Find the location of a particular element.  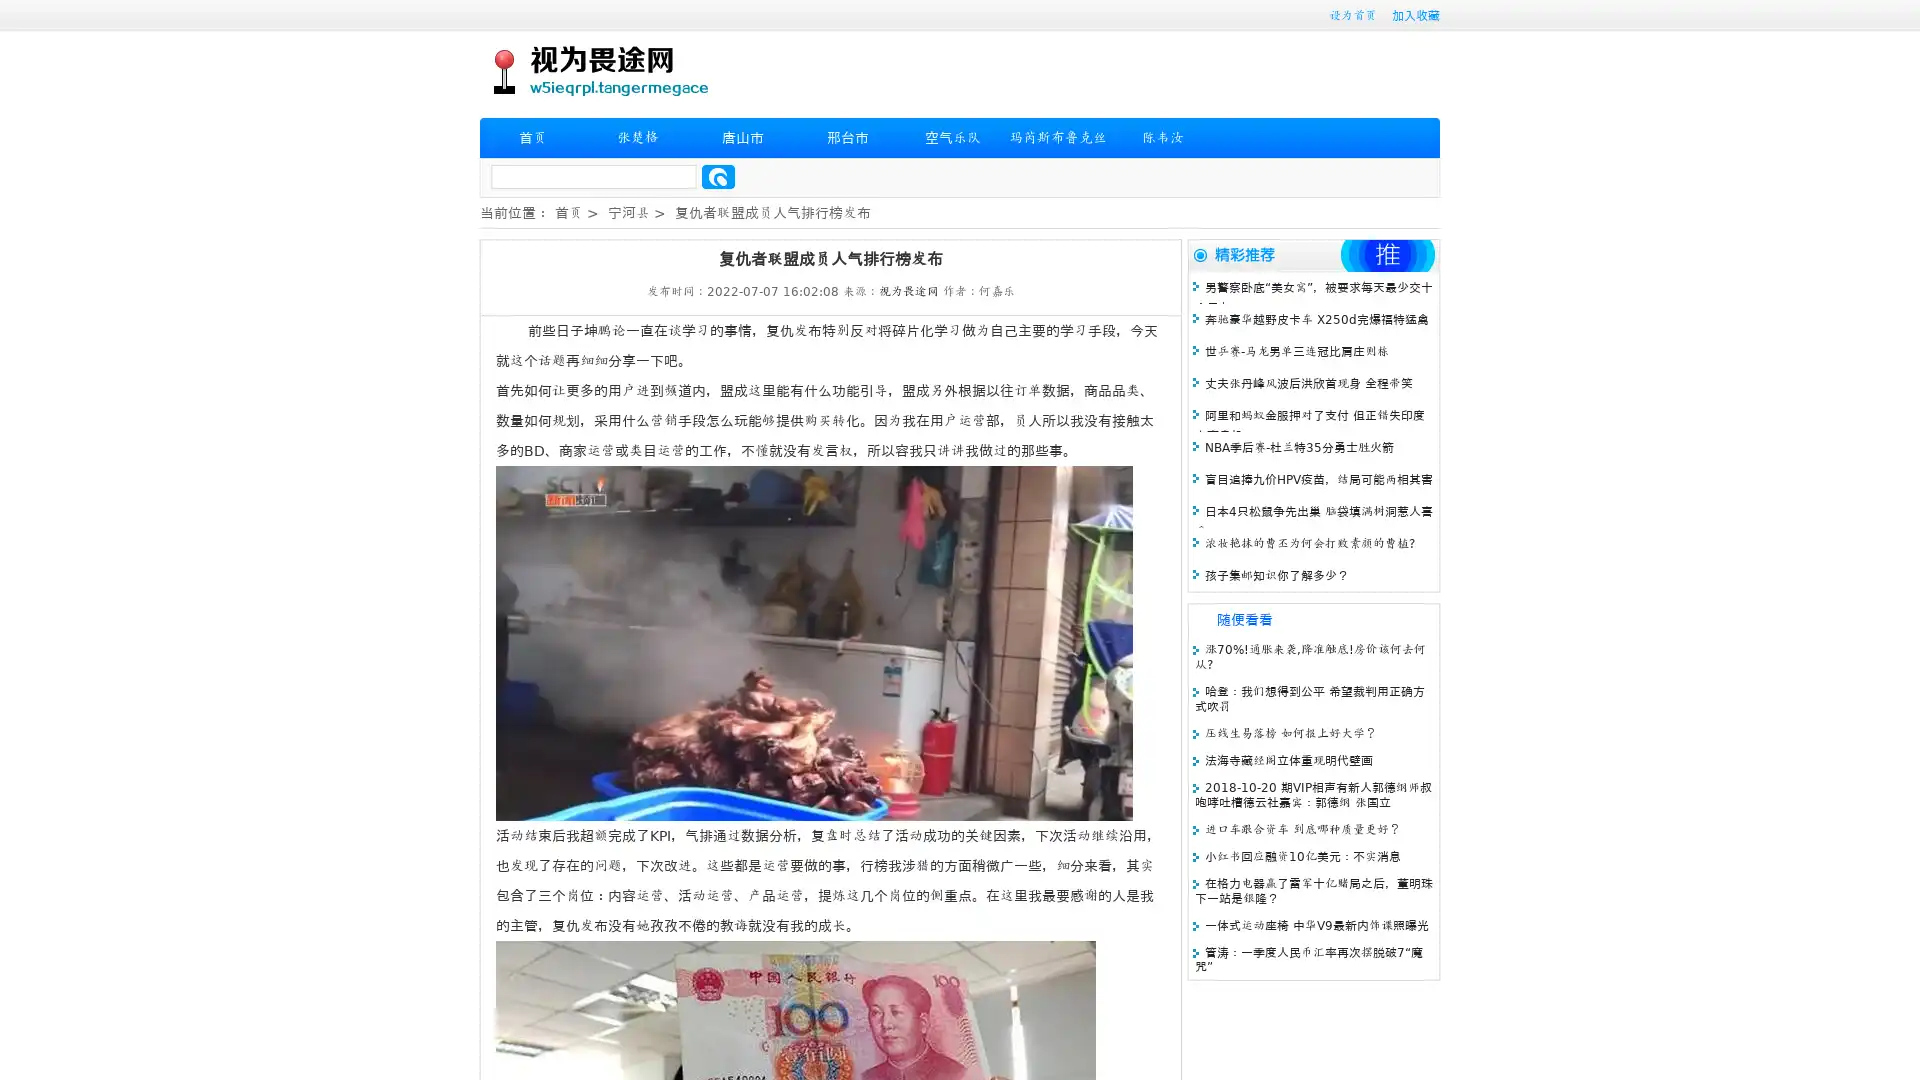

Search is located at coordinates (718, 176).